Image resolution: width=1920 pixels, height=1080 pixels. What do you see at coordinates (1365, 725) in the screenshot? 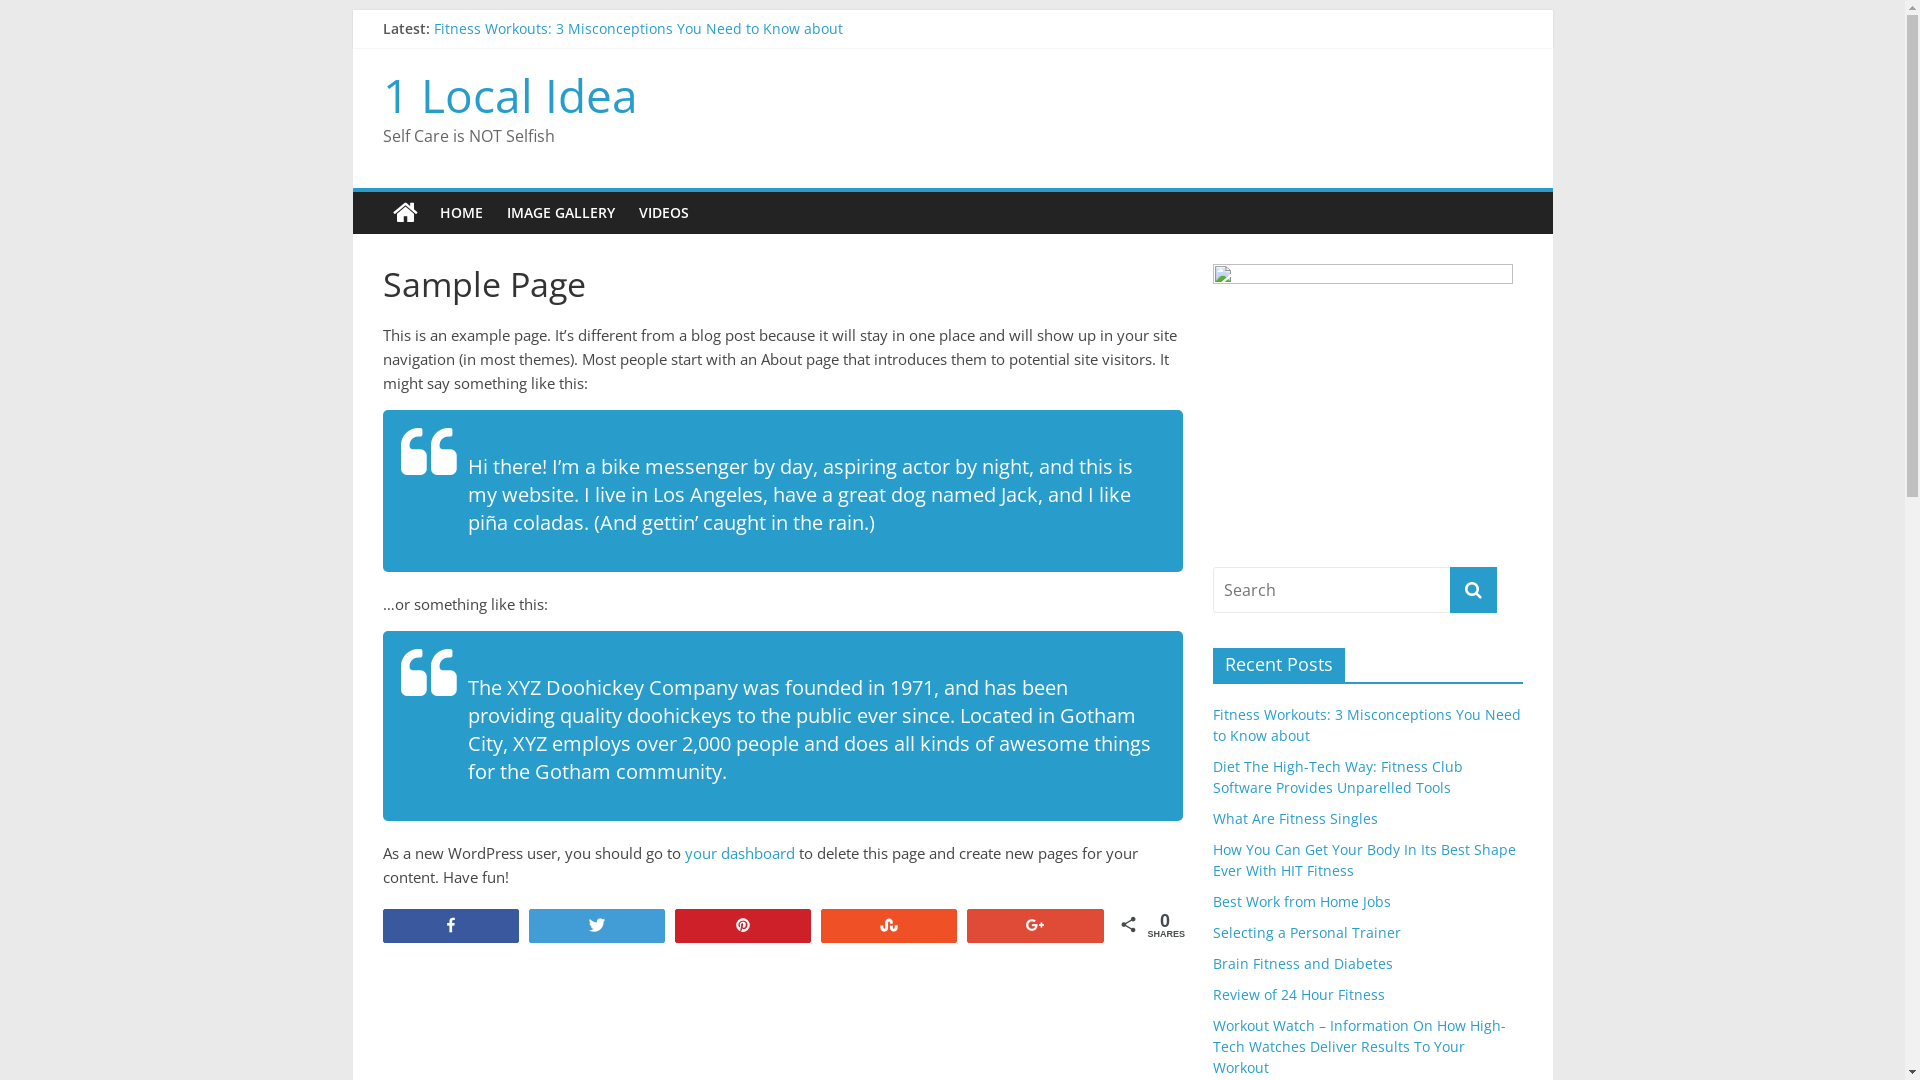
I see `'Fitness Workouts: 3 Misconceptions You Need to Know about'` at bounding box center [1365, 725].